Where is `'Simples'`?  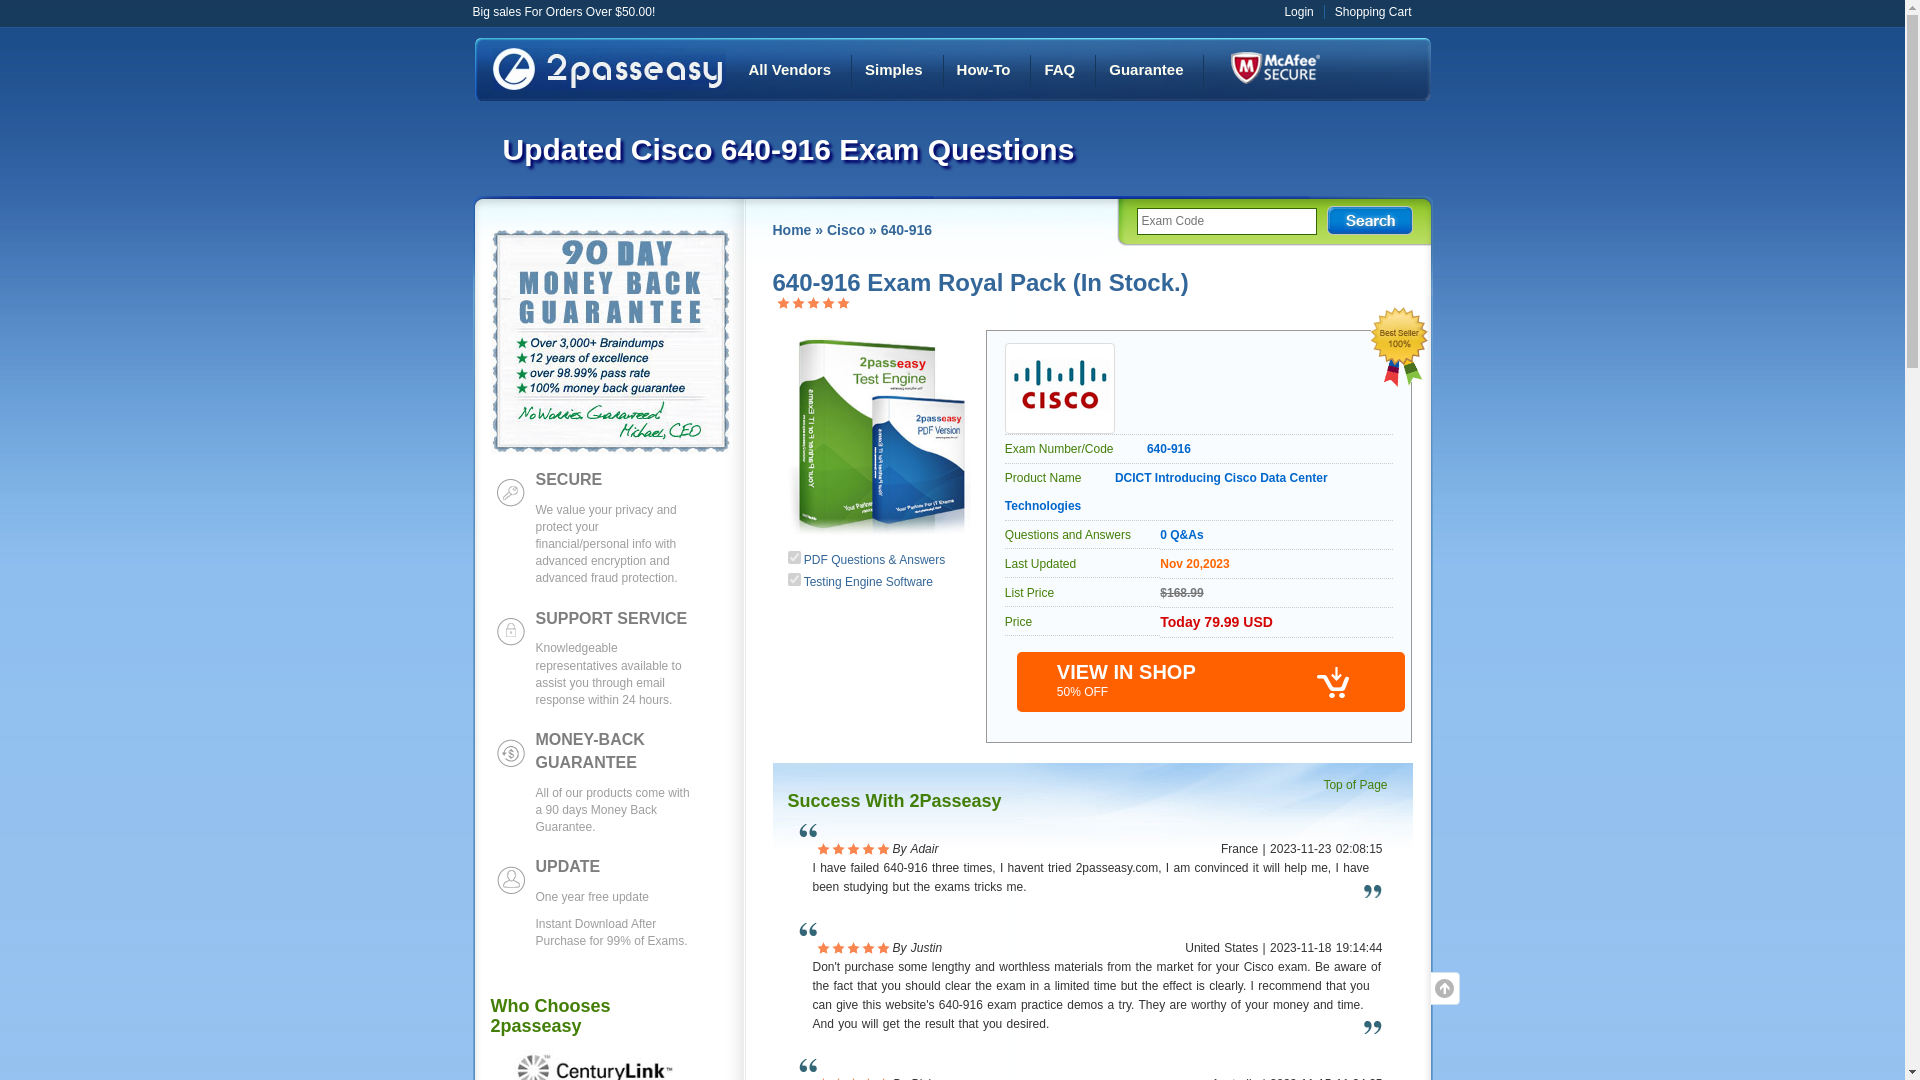
'Simples' is located at coordinates (892, 68).